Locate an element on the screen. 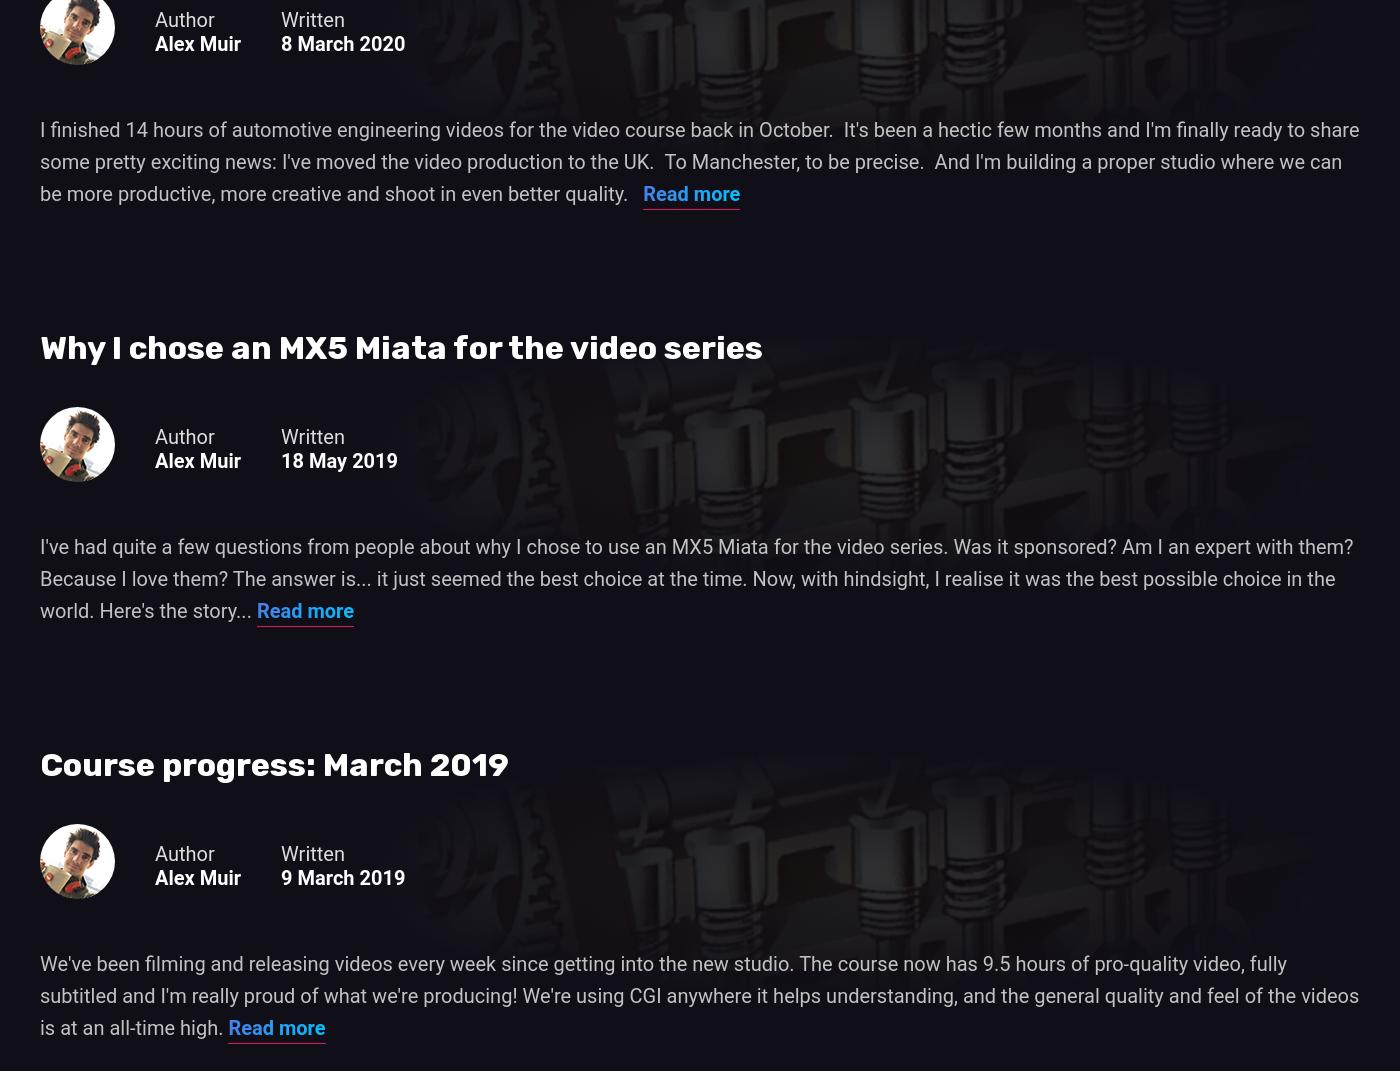 This screenshot has width=1400, height=1071. 'We've been filming and releasing videos every week since getting into the new studio. The course now has 9.5 hours of pro-quality video, fully subtitled and I'm really proud of what we're producing! We're using CGI anywhere it helps understanding, and the general quality and feel of the videos is at an all-time high.' is located at coordinates (40, 993).